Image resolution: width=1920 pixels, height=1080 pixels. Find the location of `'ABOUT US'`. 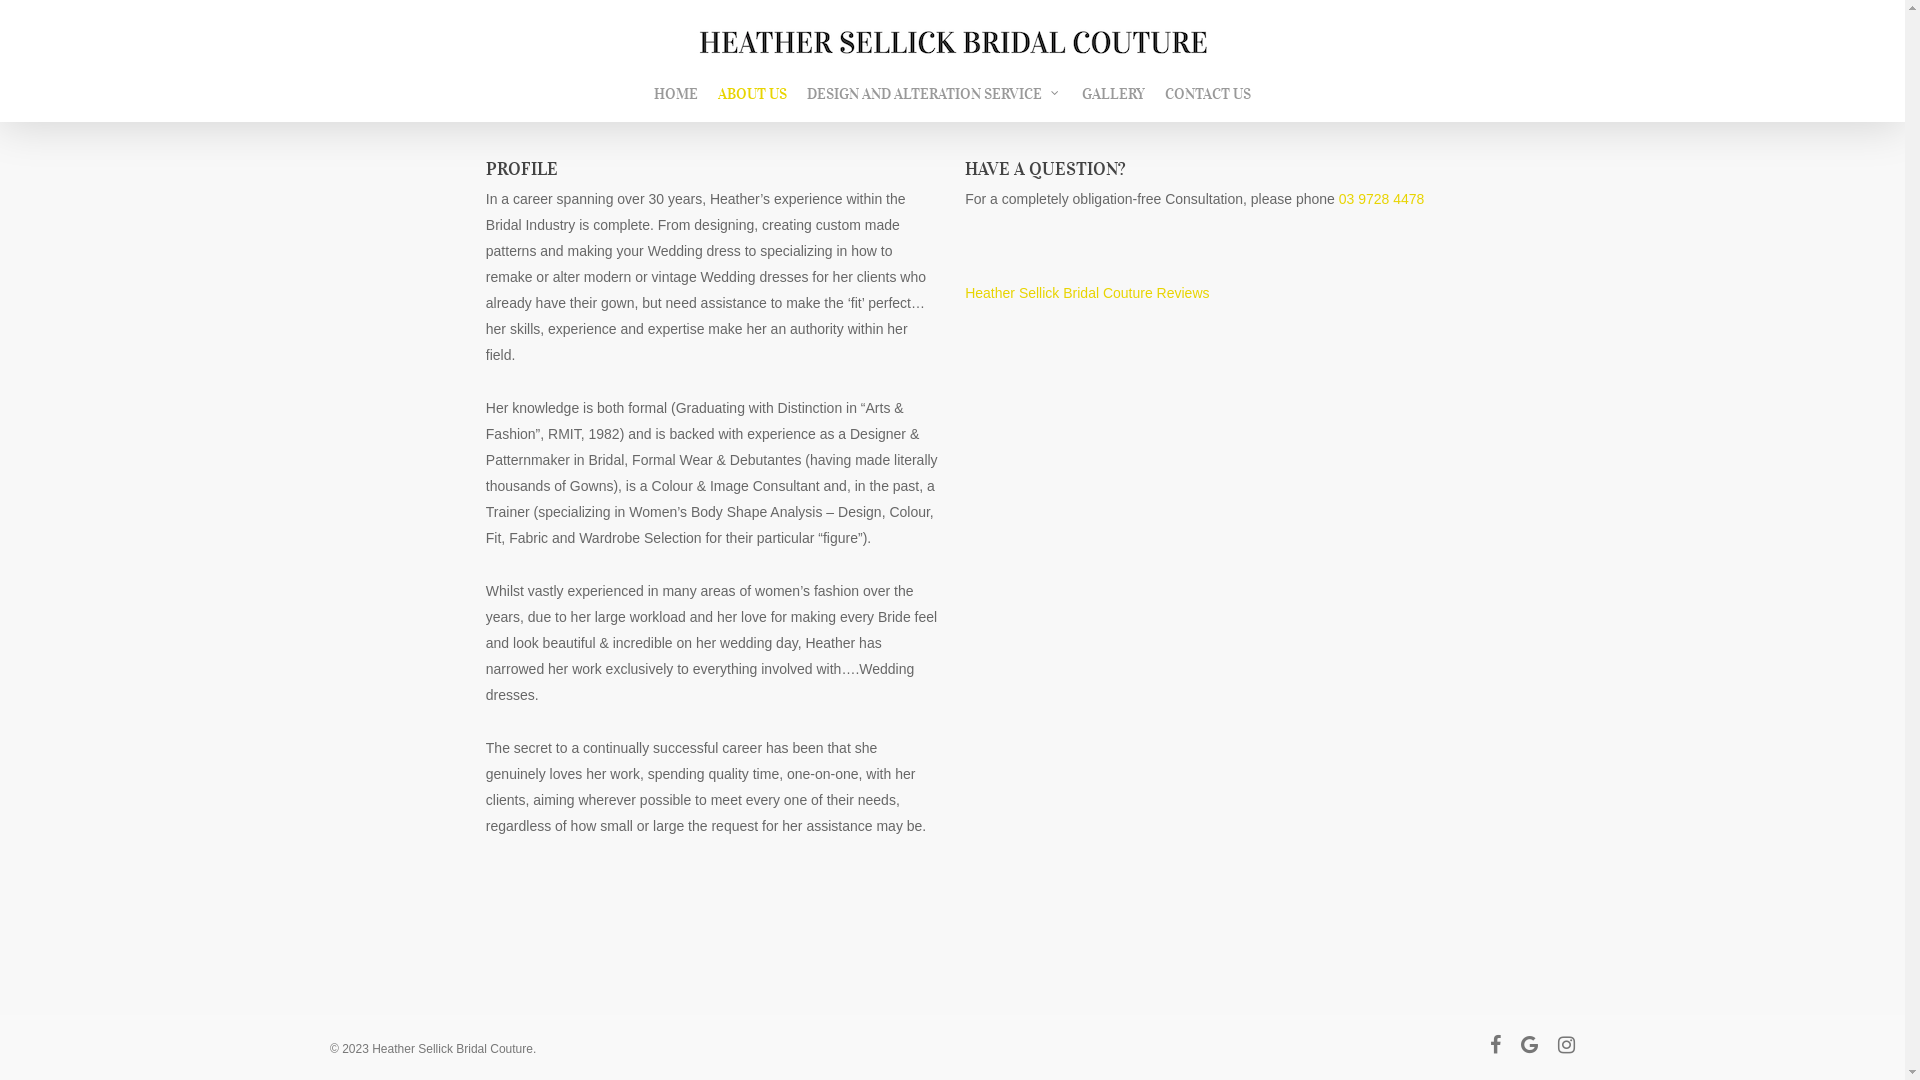

'ABOUT US' is located at coordinates (751, 104).